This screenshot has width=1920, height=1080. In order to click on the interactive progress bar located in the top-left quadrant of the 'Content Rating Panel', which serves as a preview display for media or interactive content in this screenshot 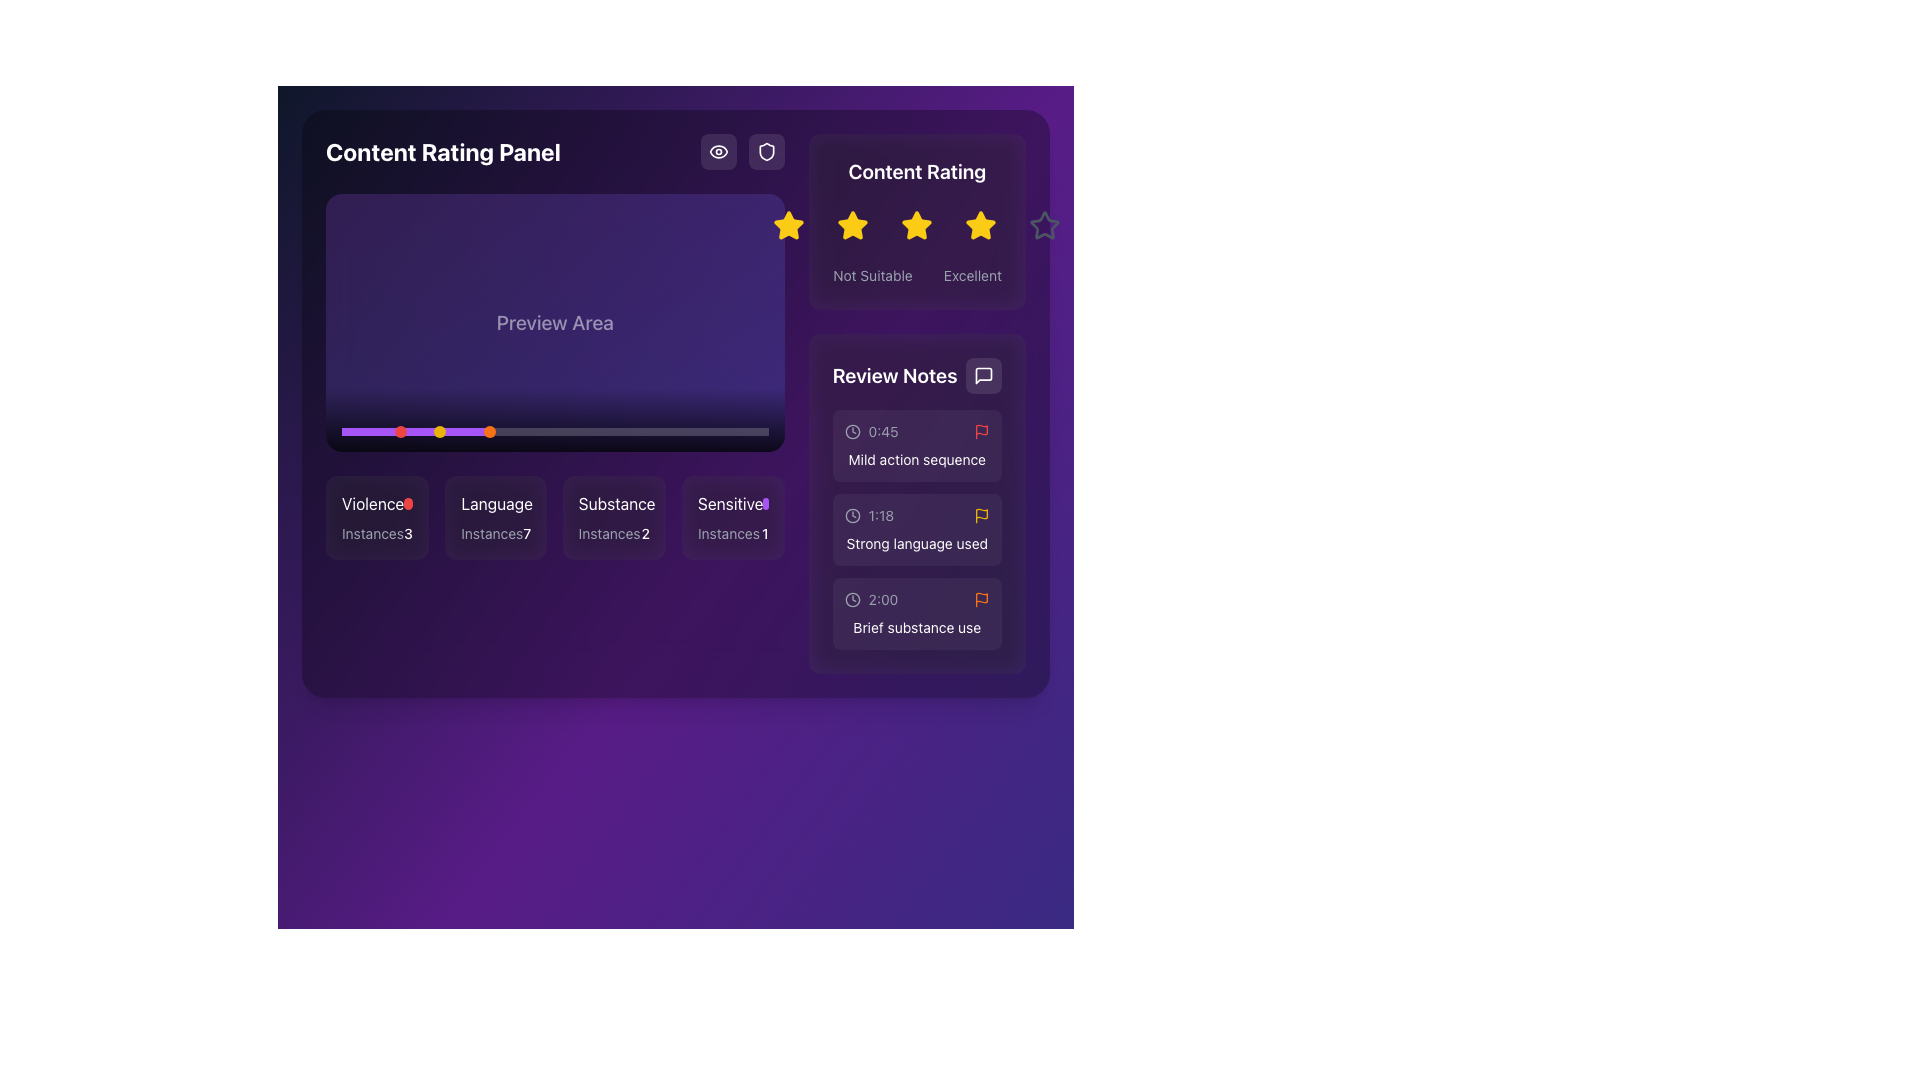, I will do `click(555, 322)`.